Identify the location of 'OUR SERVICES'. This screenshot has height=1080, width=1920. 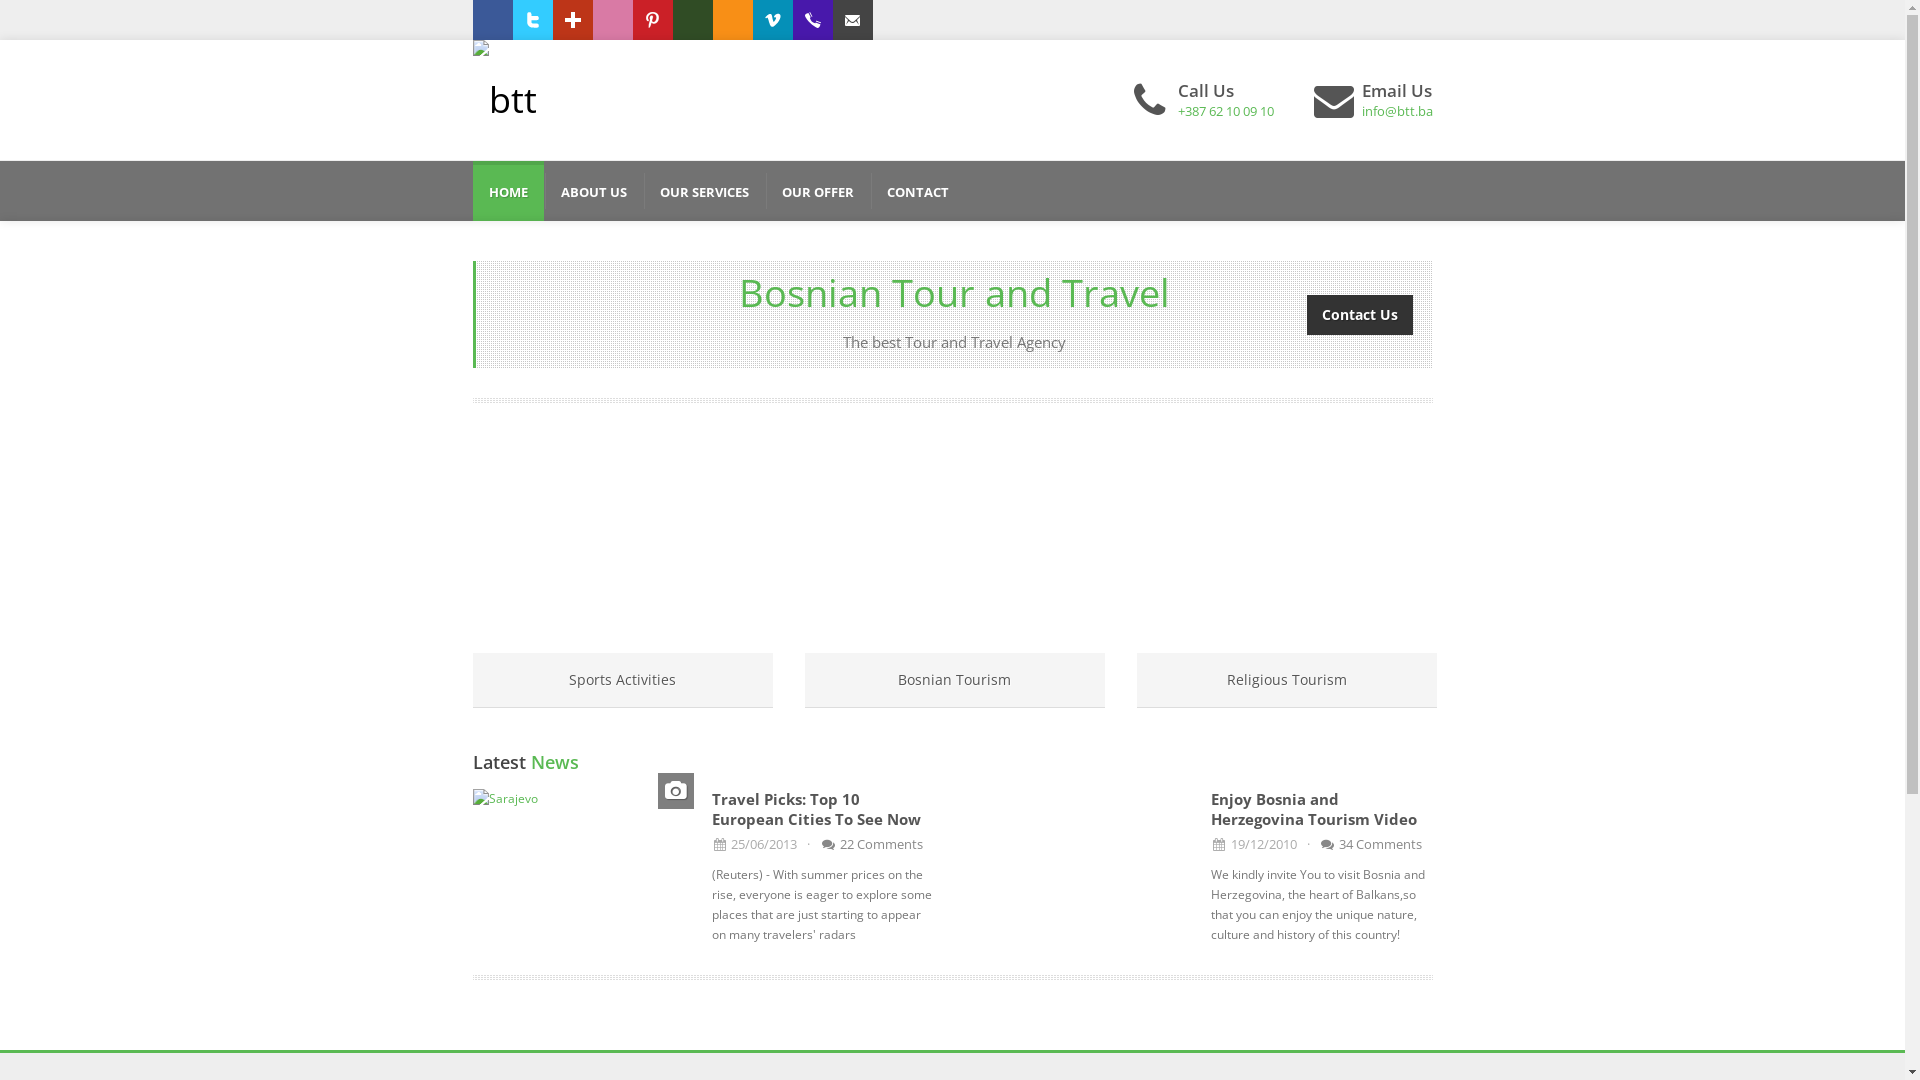
(704, 191).